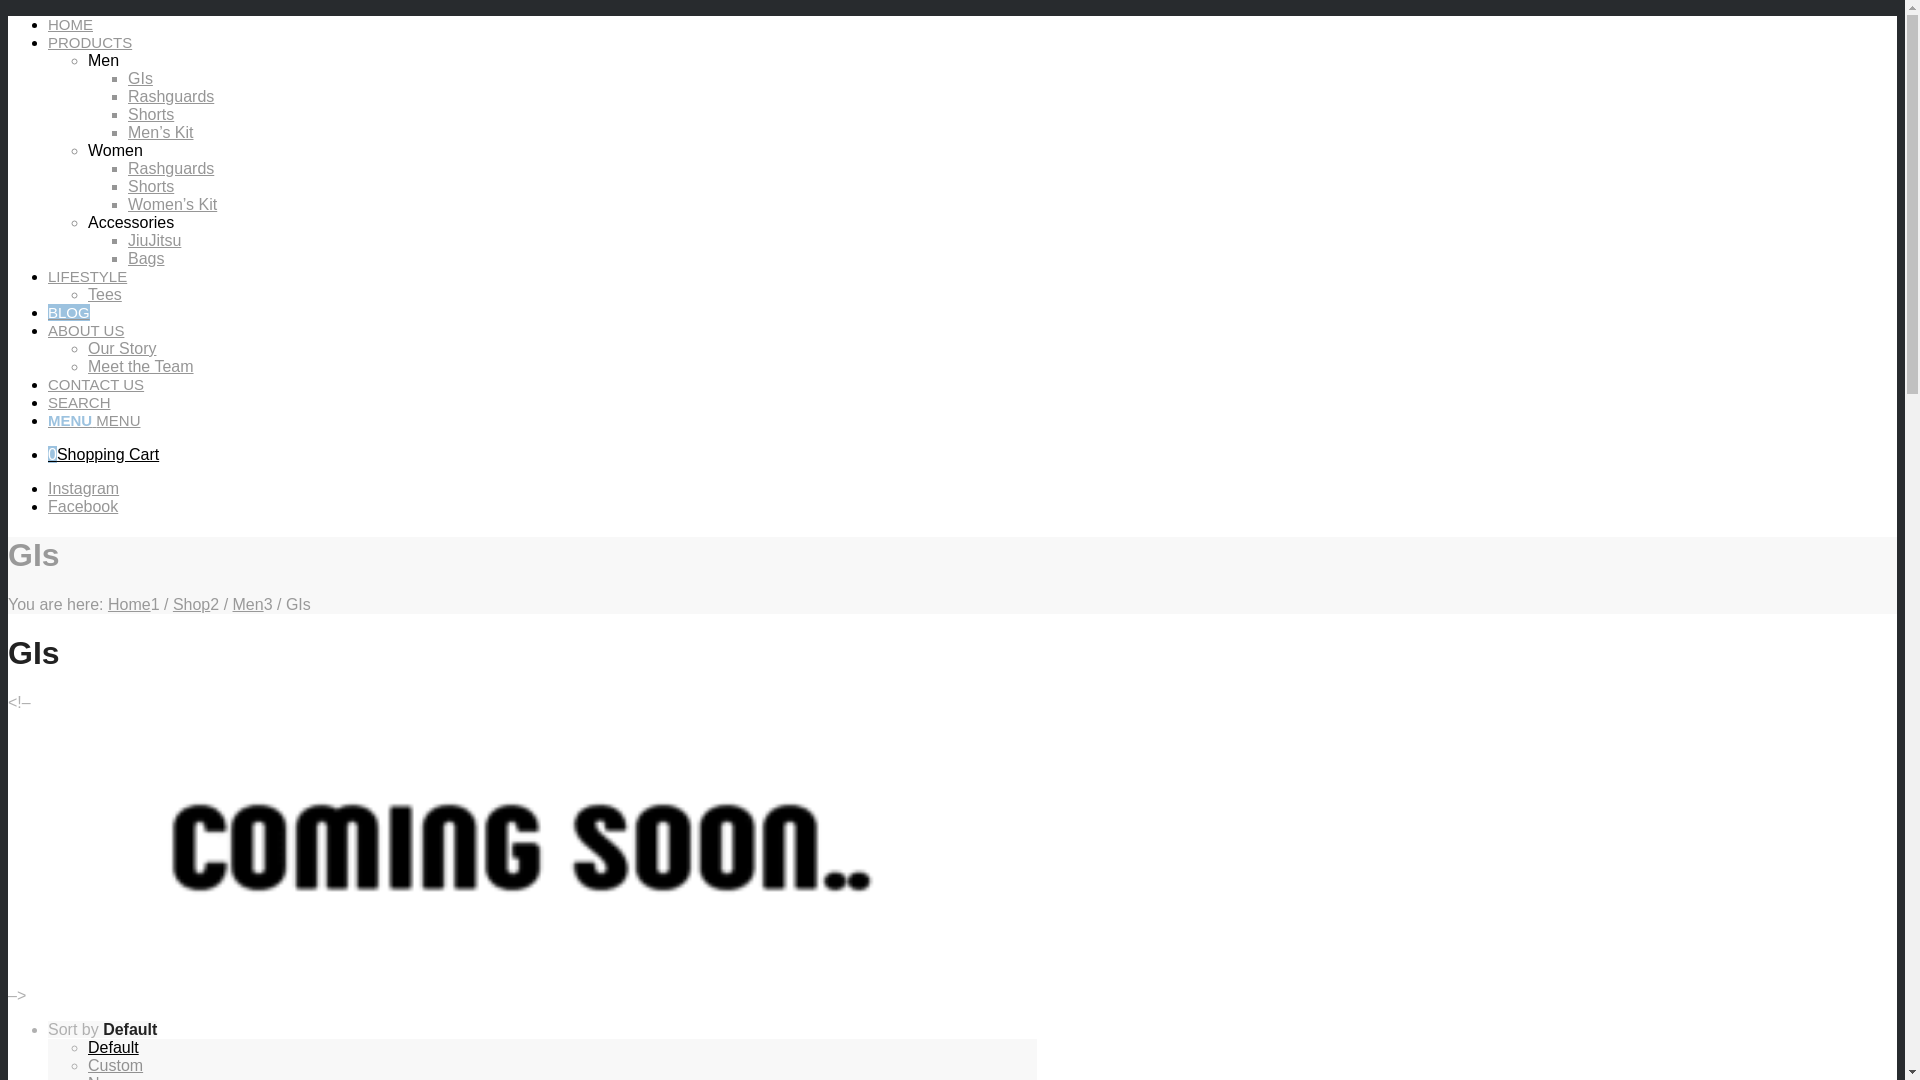  What do you see at coordinates (86, 294) in the screenshot?
I see `'Tees'` at bounding box center [86, 294].